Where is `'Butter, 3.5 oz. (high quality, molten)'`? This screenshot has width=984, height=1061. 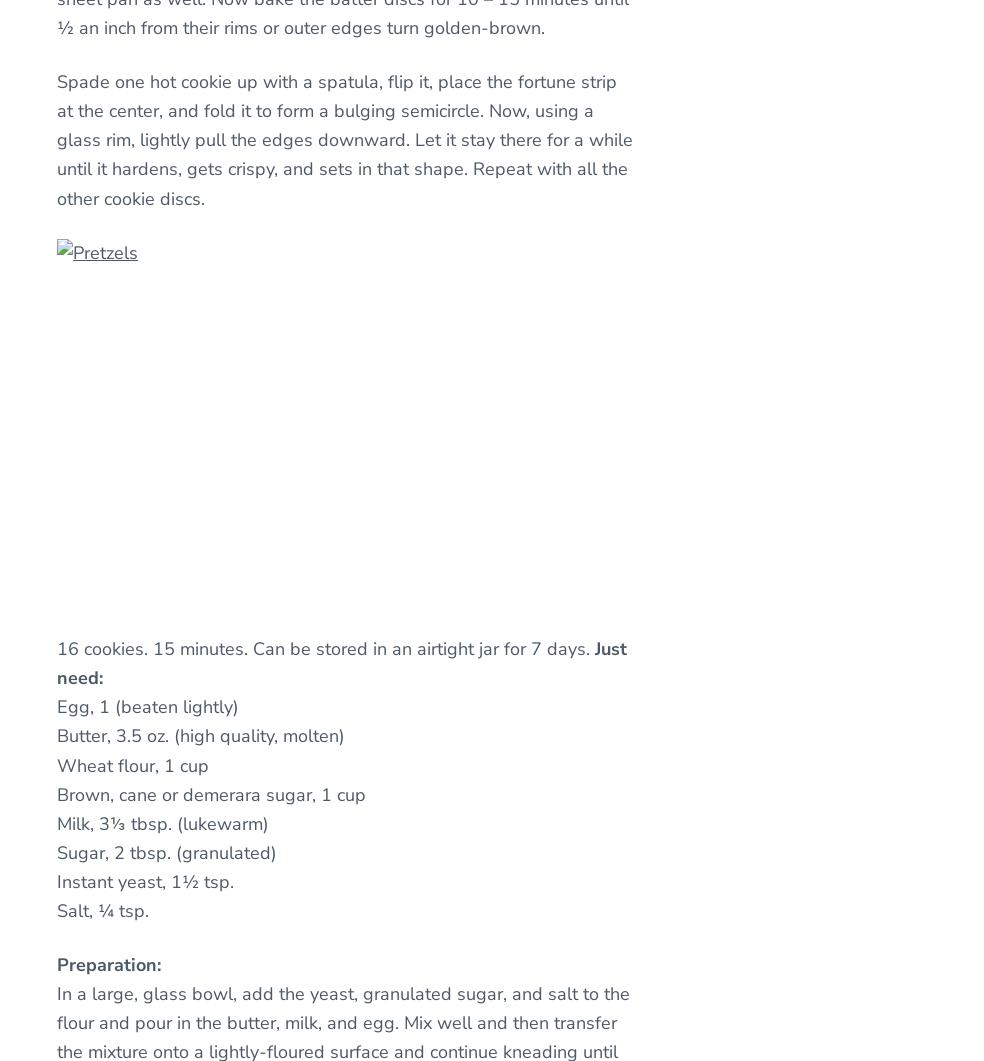
'Butter, 3.5 oz. (high quality, molten)' is located at coordinates (201, 736).